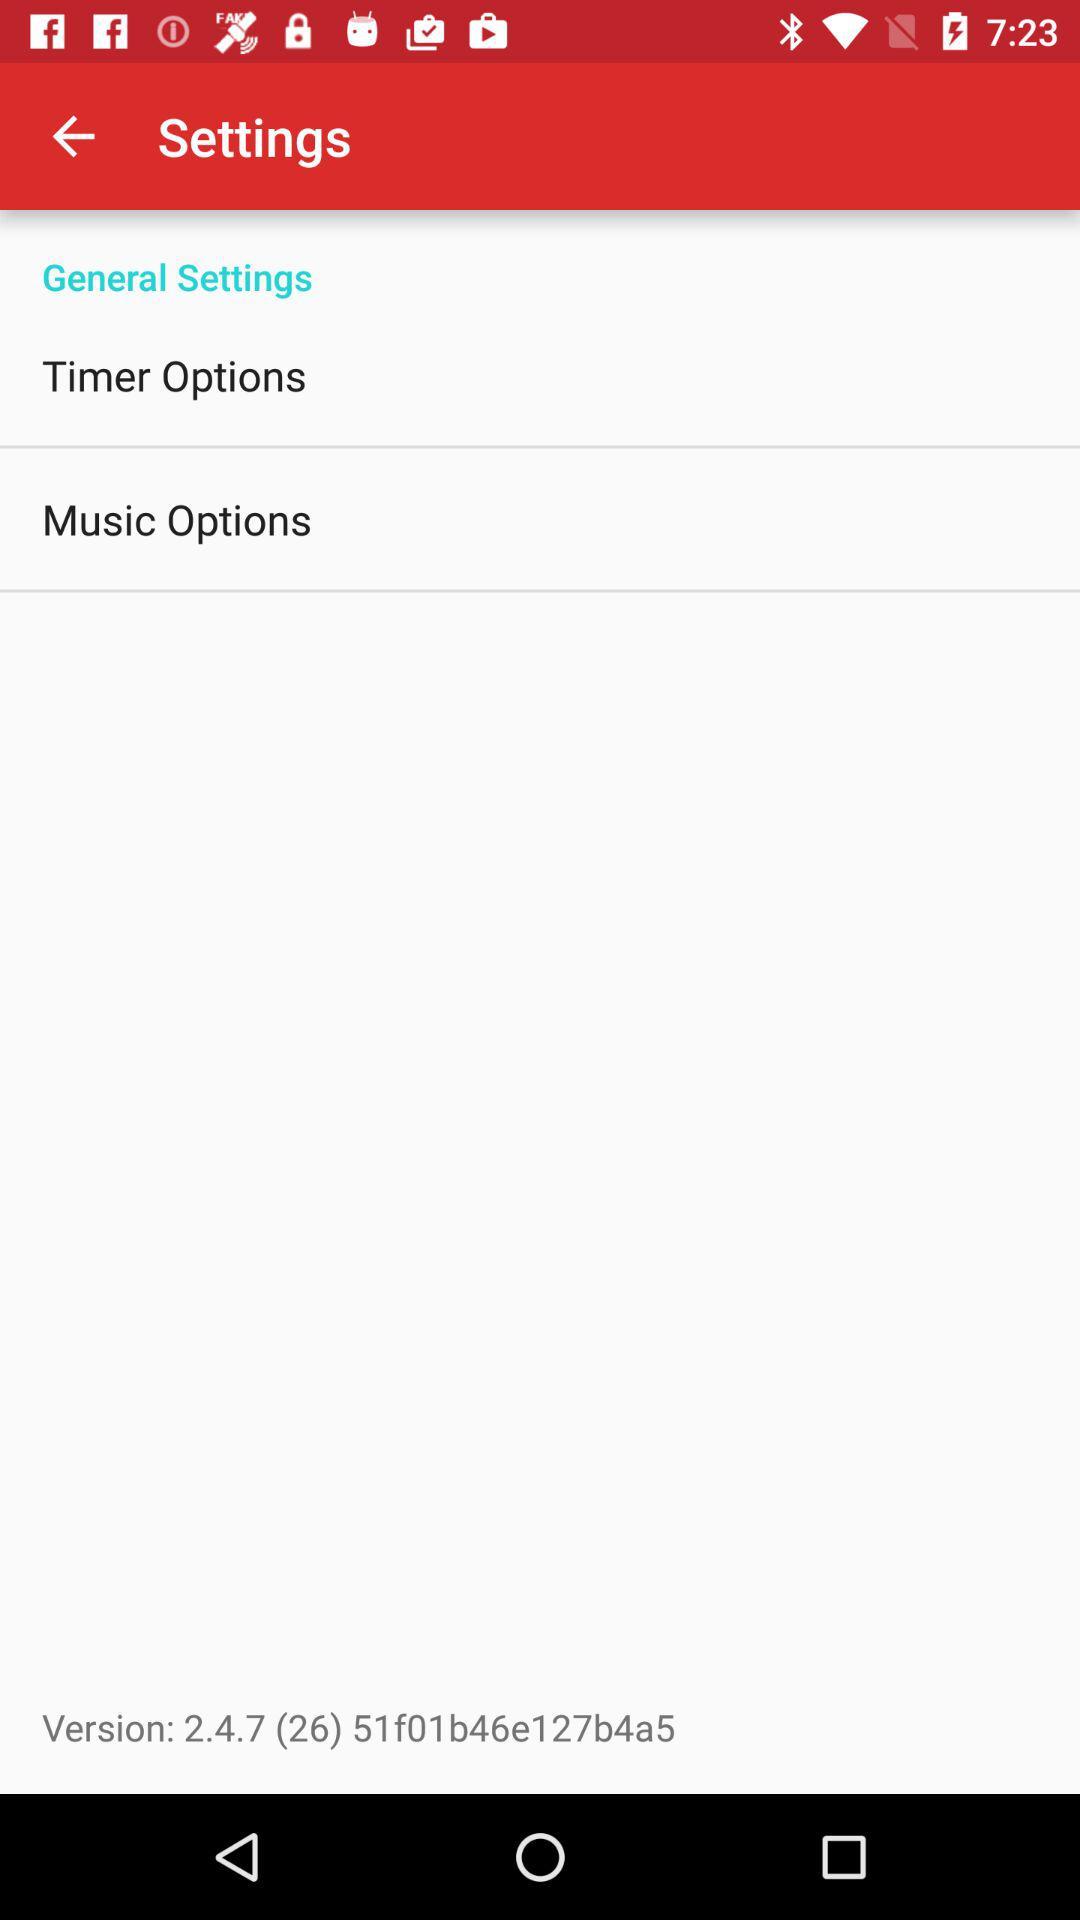 This screenshot has width=1080, height=1920. Describe the element at coordinates (72, 135) in the screenshot. I see `item to the left of settings item` at that location.